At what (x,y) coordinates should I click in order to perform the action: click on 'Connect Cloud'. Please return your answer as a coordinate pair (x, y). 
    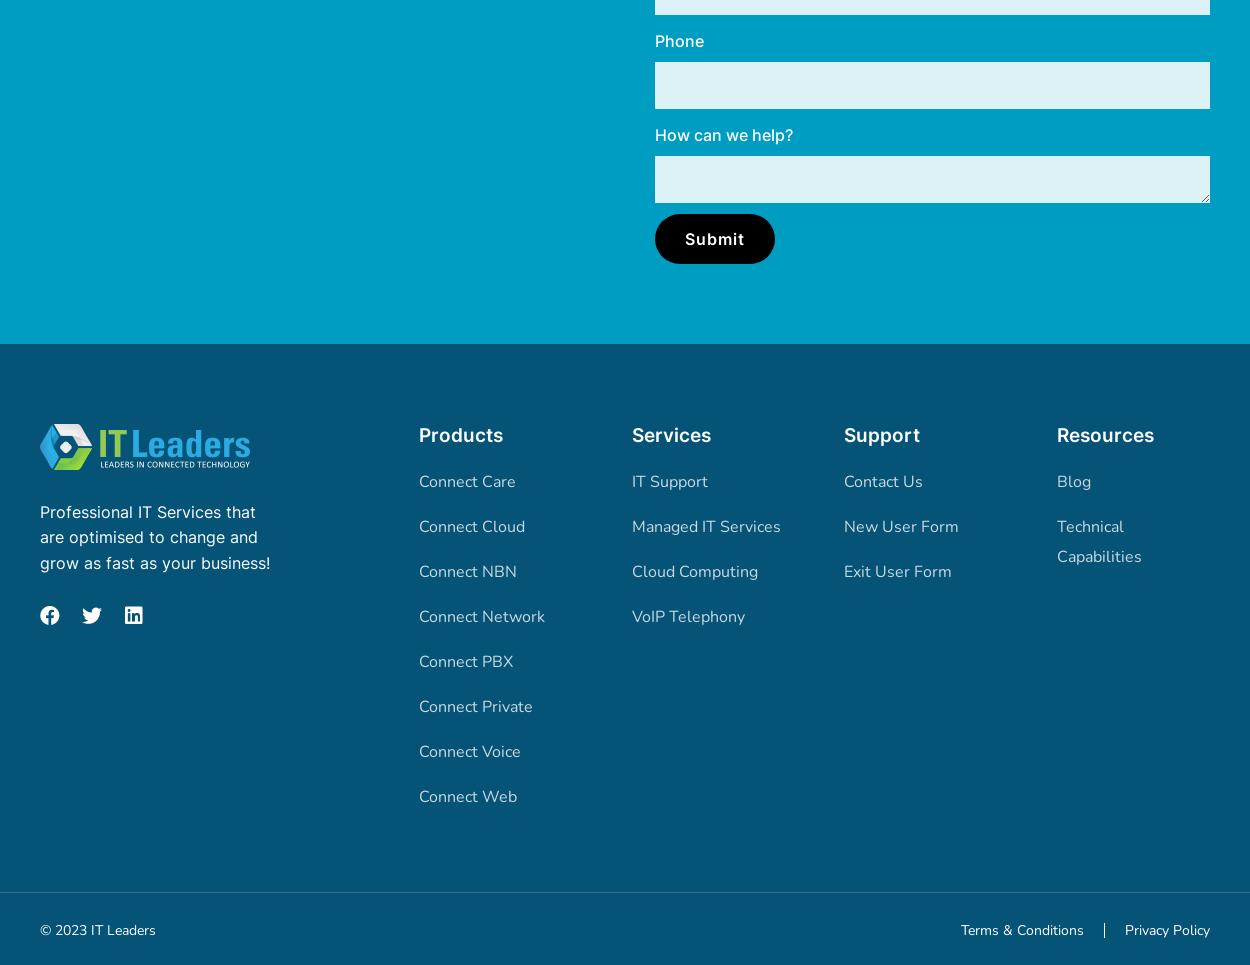
    Looking at the image, I should click on (470, 525).